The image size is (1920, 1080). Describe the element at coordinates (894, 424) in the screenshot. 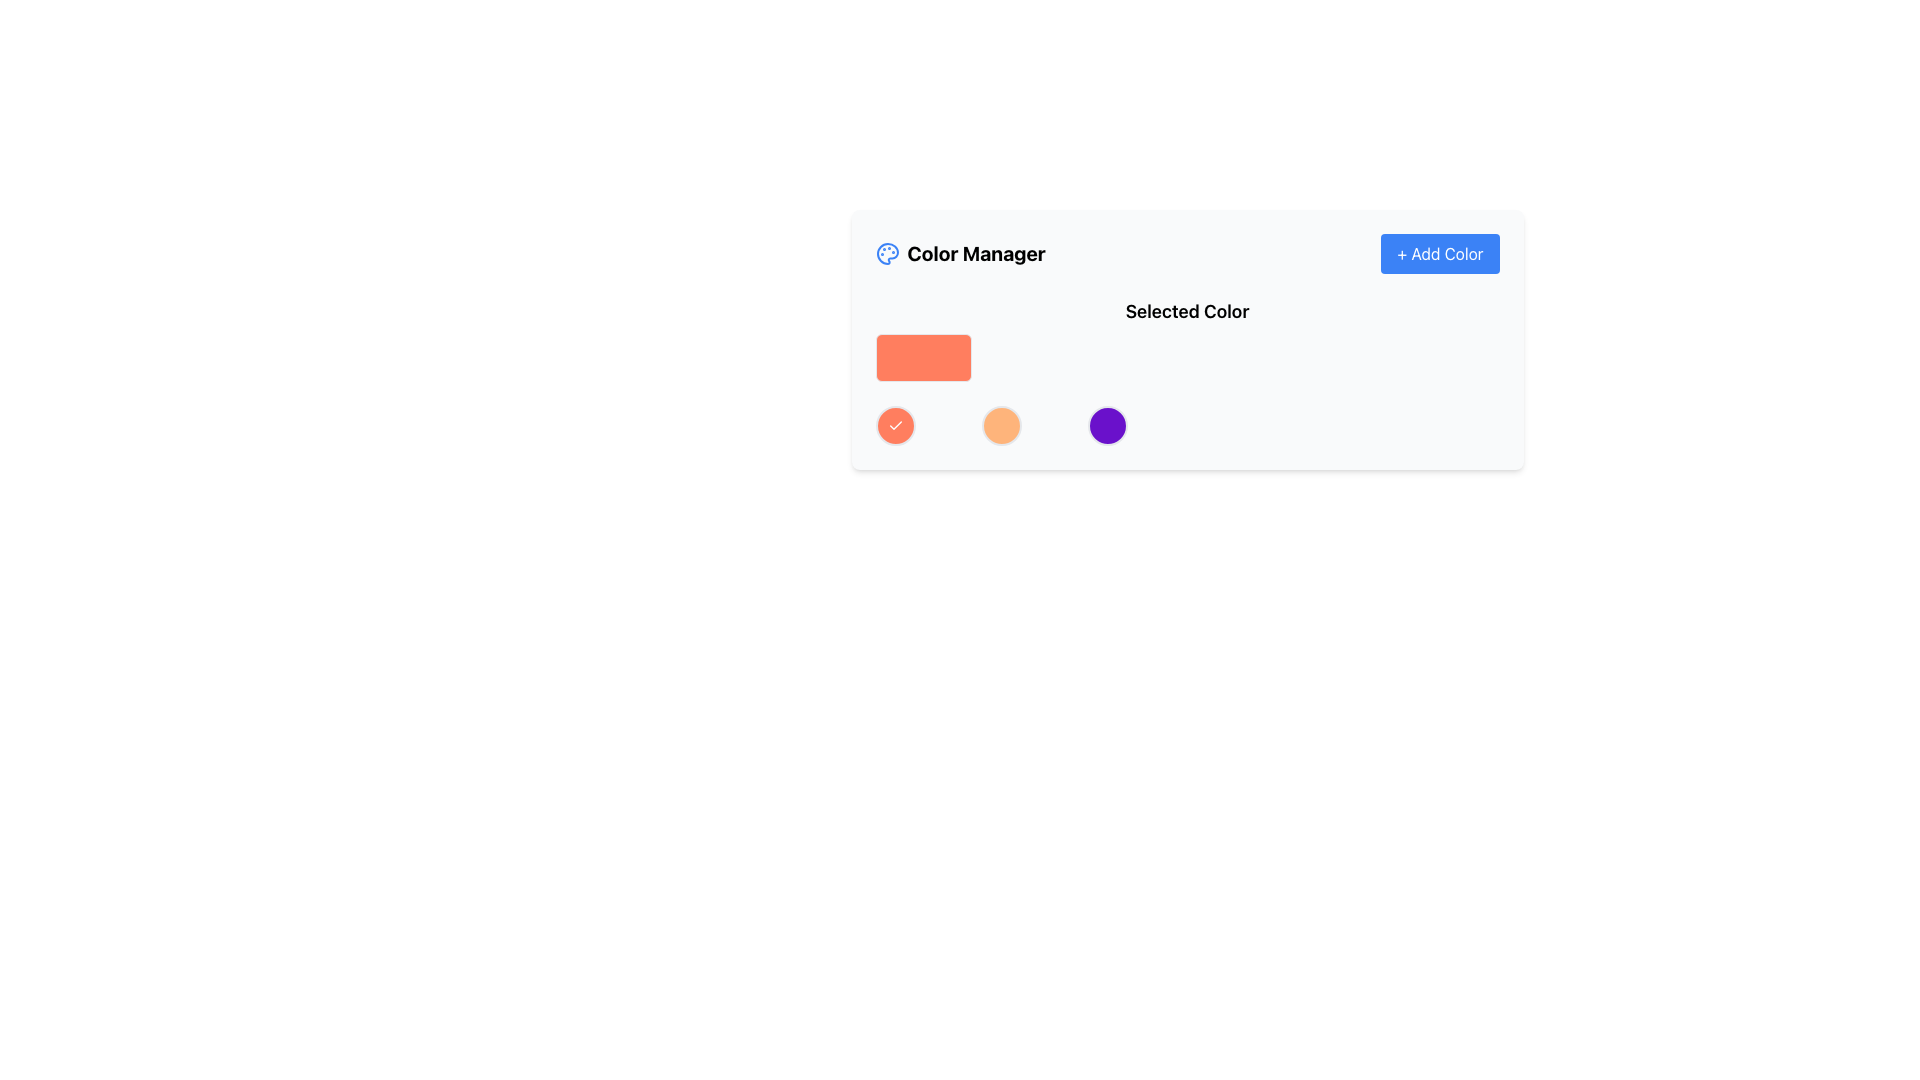

I see `the SVG-based icon inside the orange circular button at the bottom left of the color selection card` at that location.